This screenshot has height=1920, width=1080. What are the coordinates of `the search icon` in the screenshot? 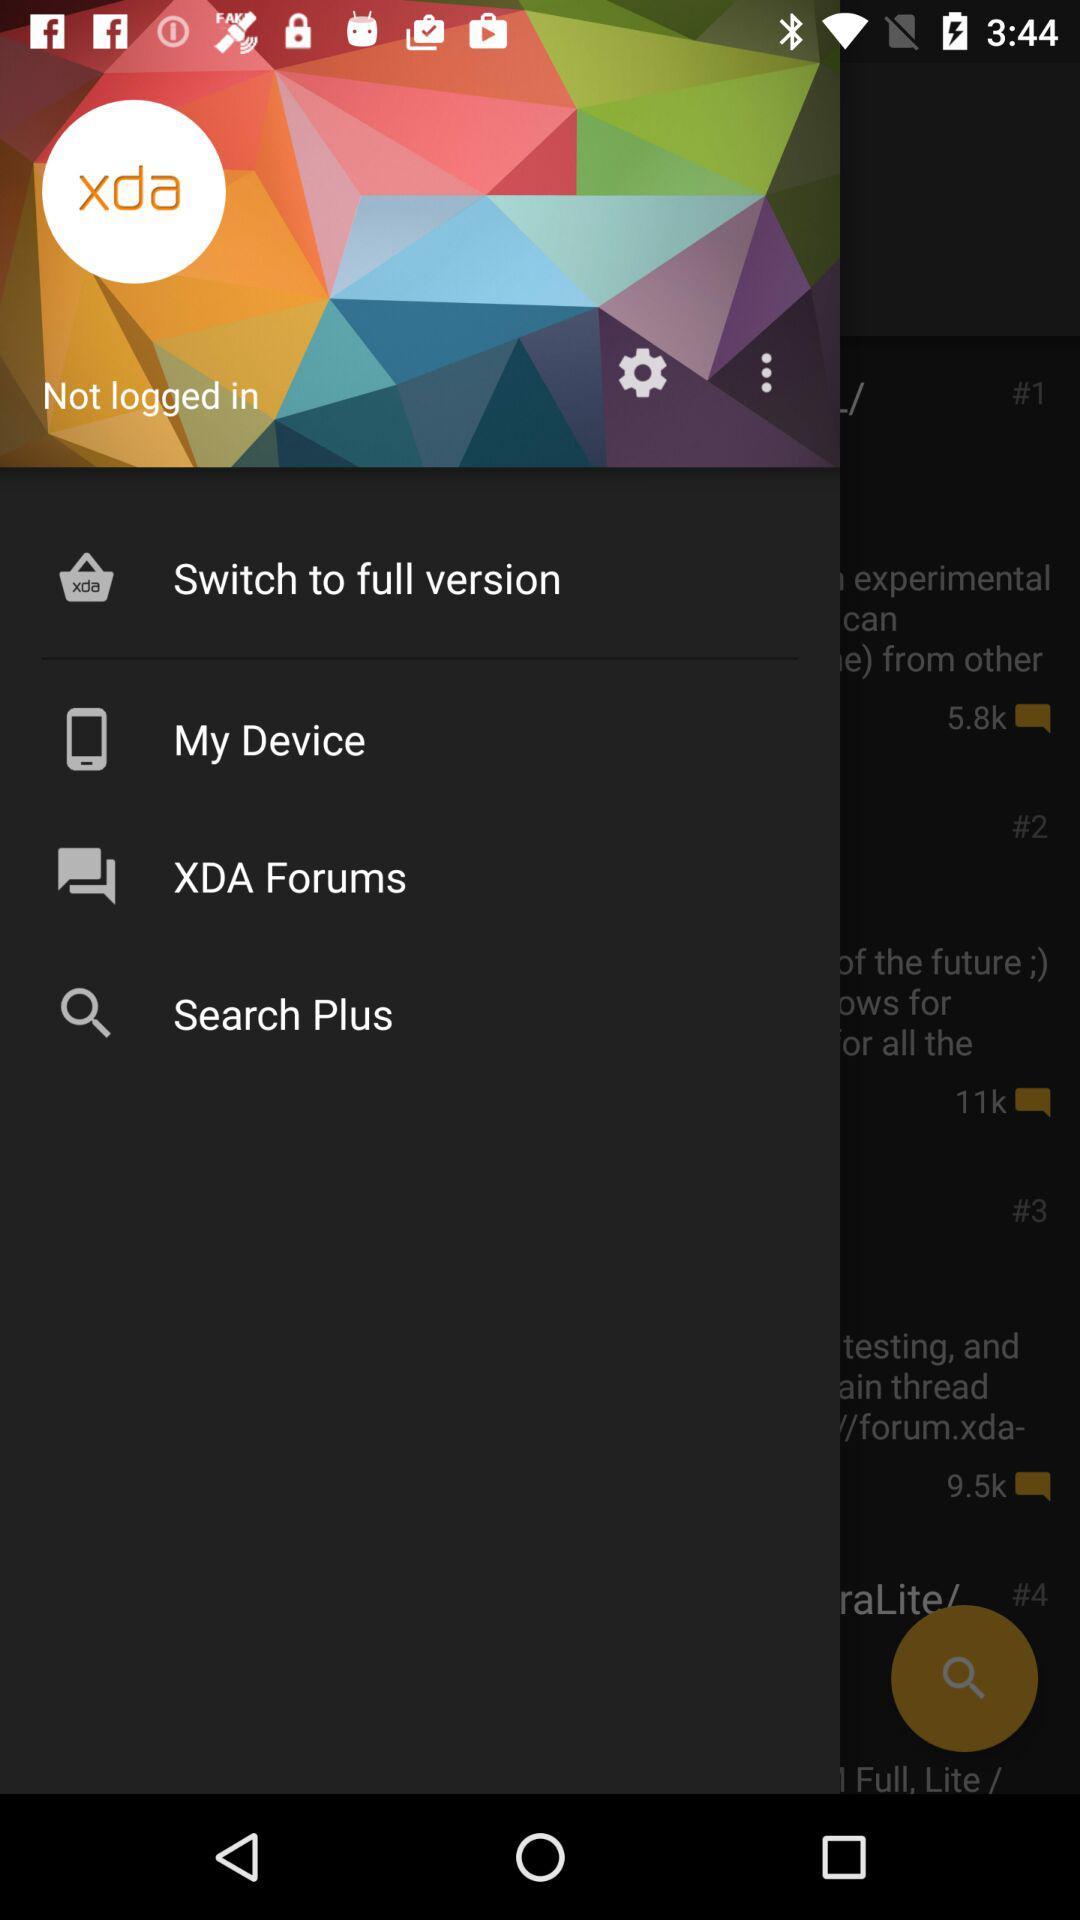 It's located at (963, 1678).